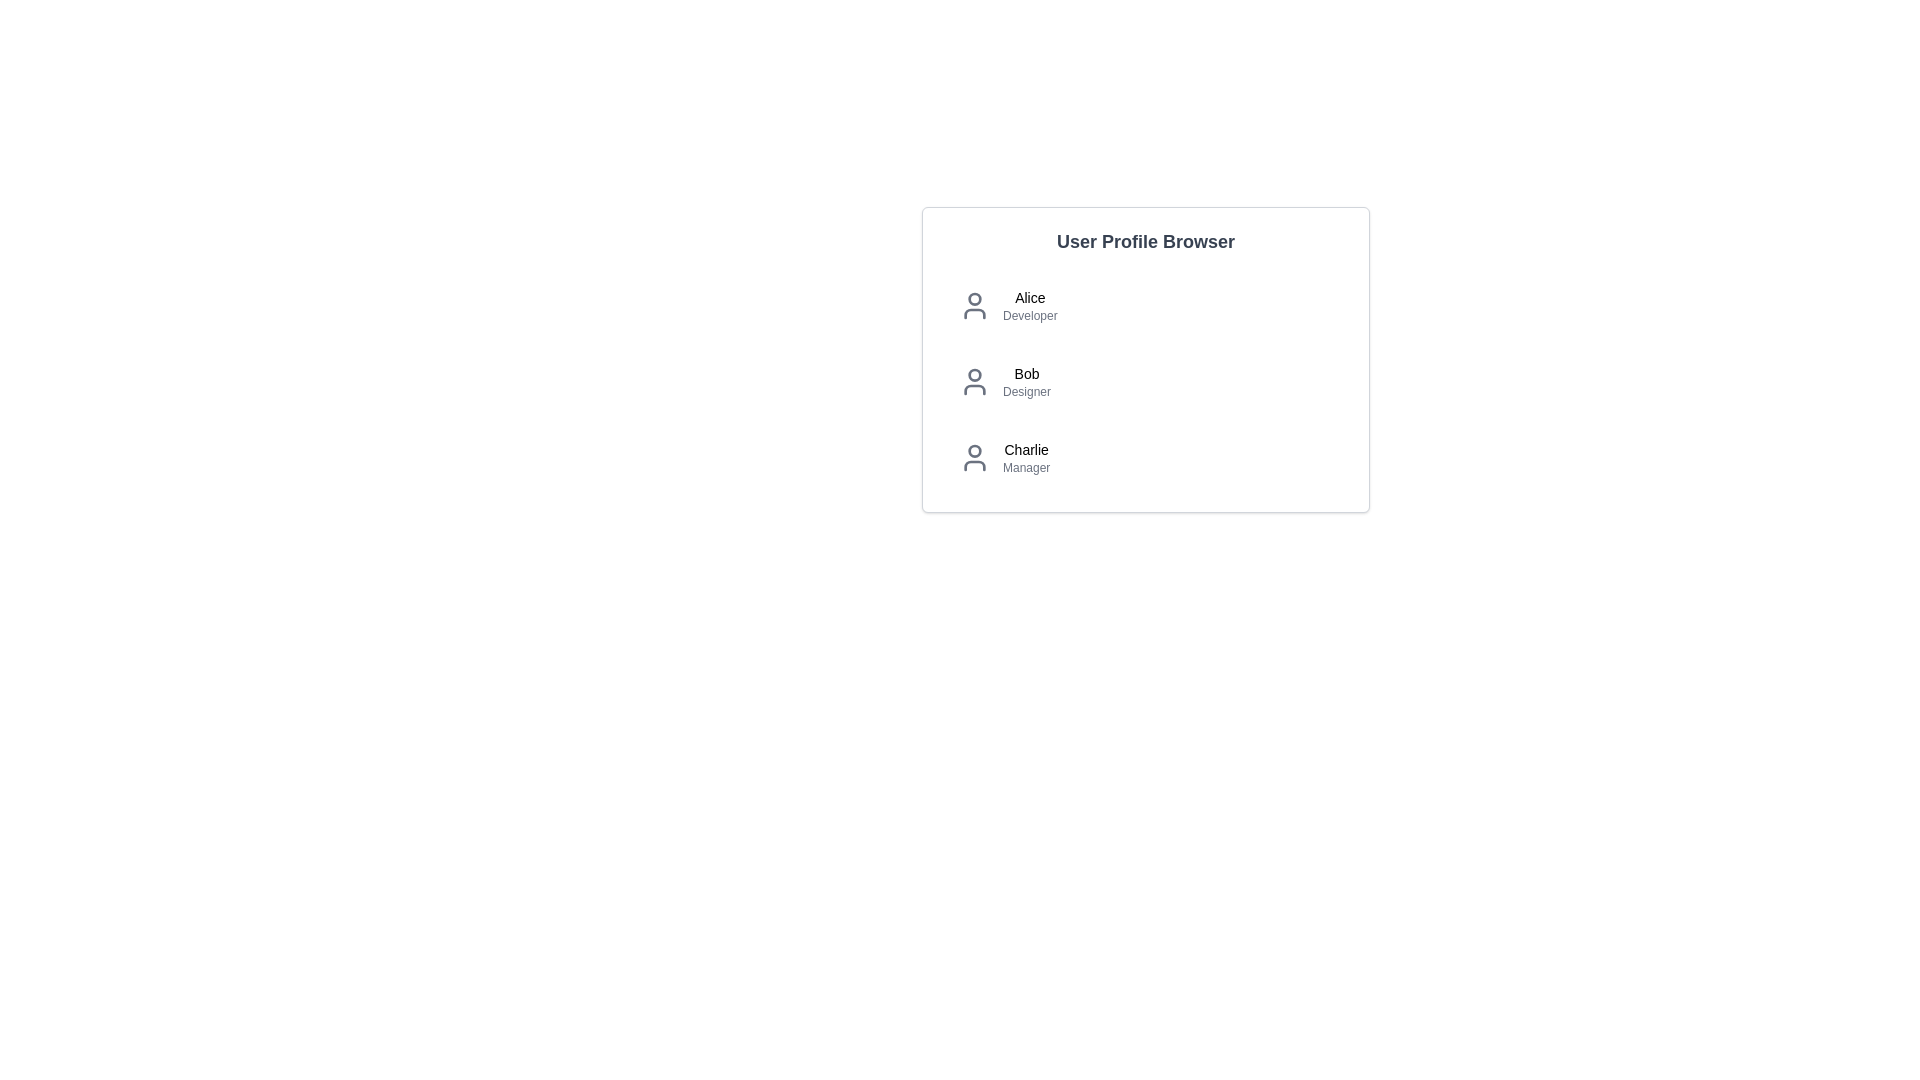  What do you see at coordinates (974, 466) in the screenshot?
I see `the lower portion of the user profile icon, which is the bottom half of a simplified human figure icon, designed in a minimalist style with gray coloring, located near the user 'Charlie' with the role 'Manager'` at bounding box center [974, 466].